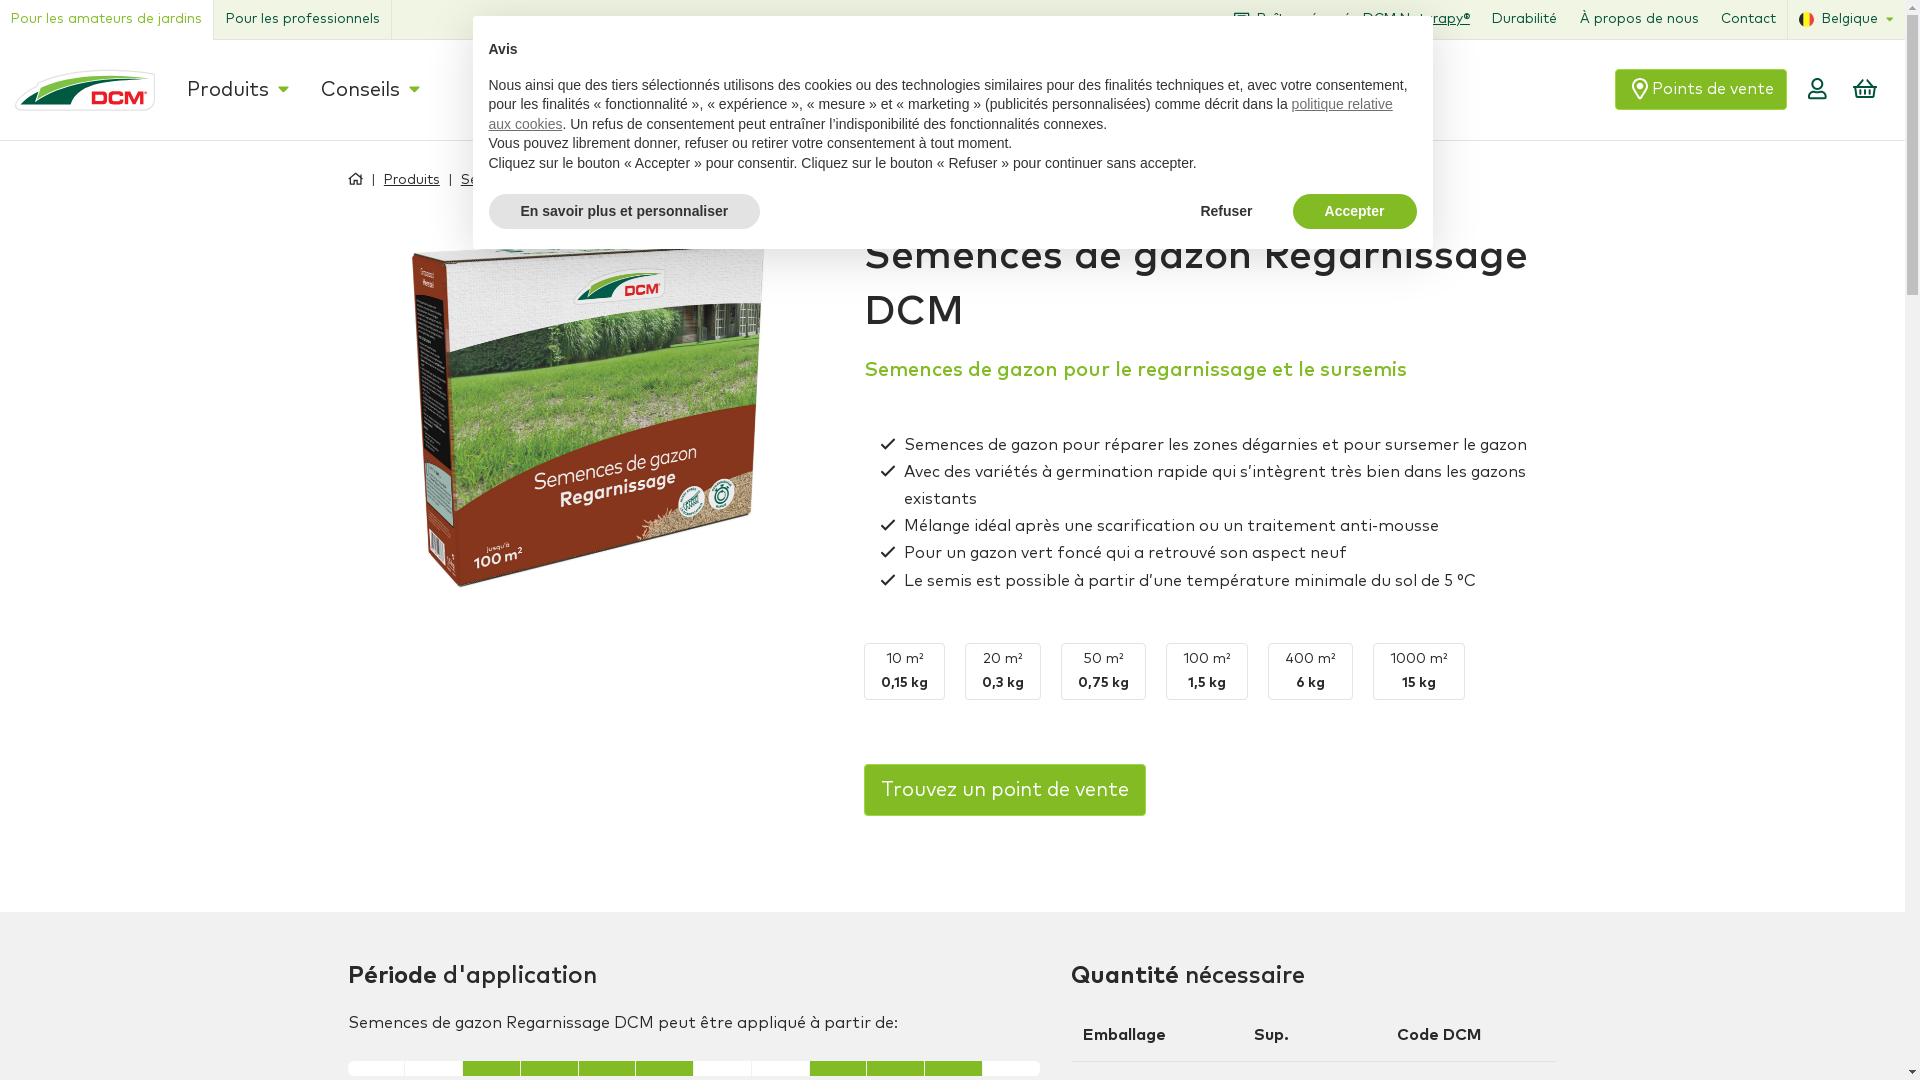  I want to click on 'Points de vente', so click(1752, 88).